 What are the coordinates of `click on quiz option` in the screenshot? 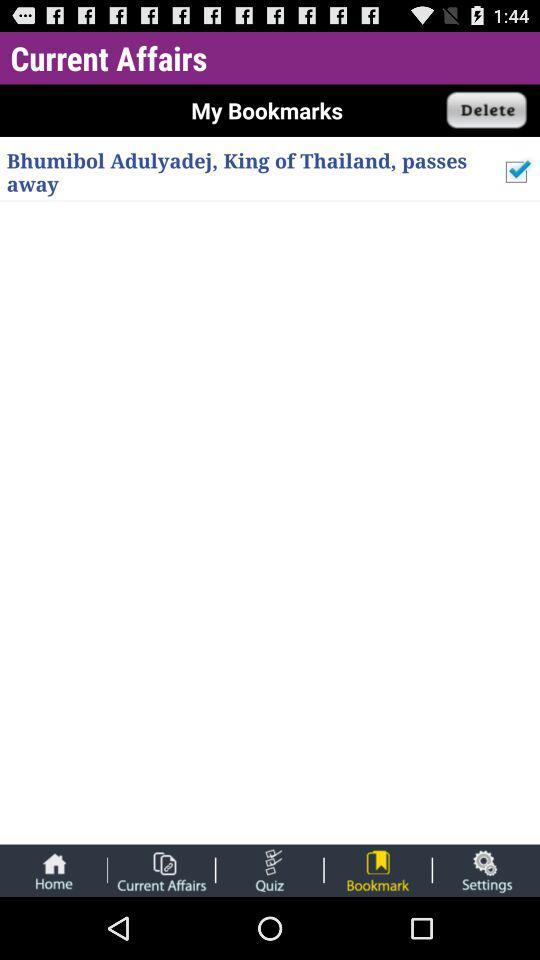 It's located at (269, 869).